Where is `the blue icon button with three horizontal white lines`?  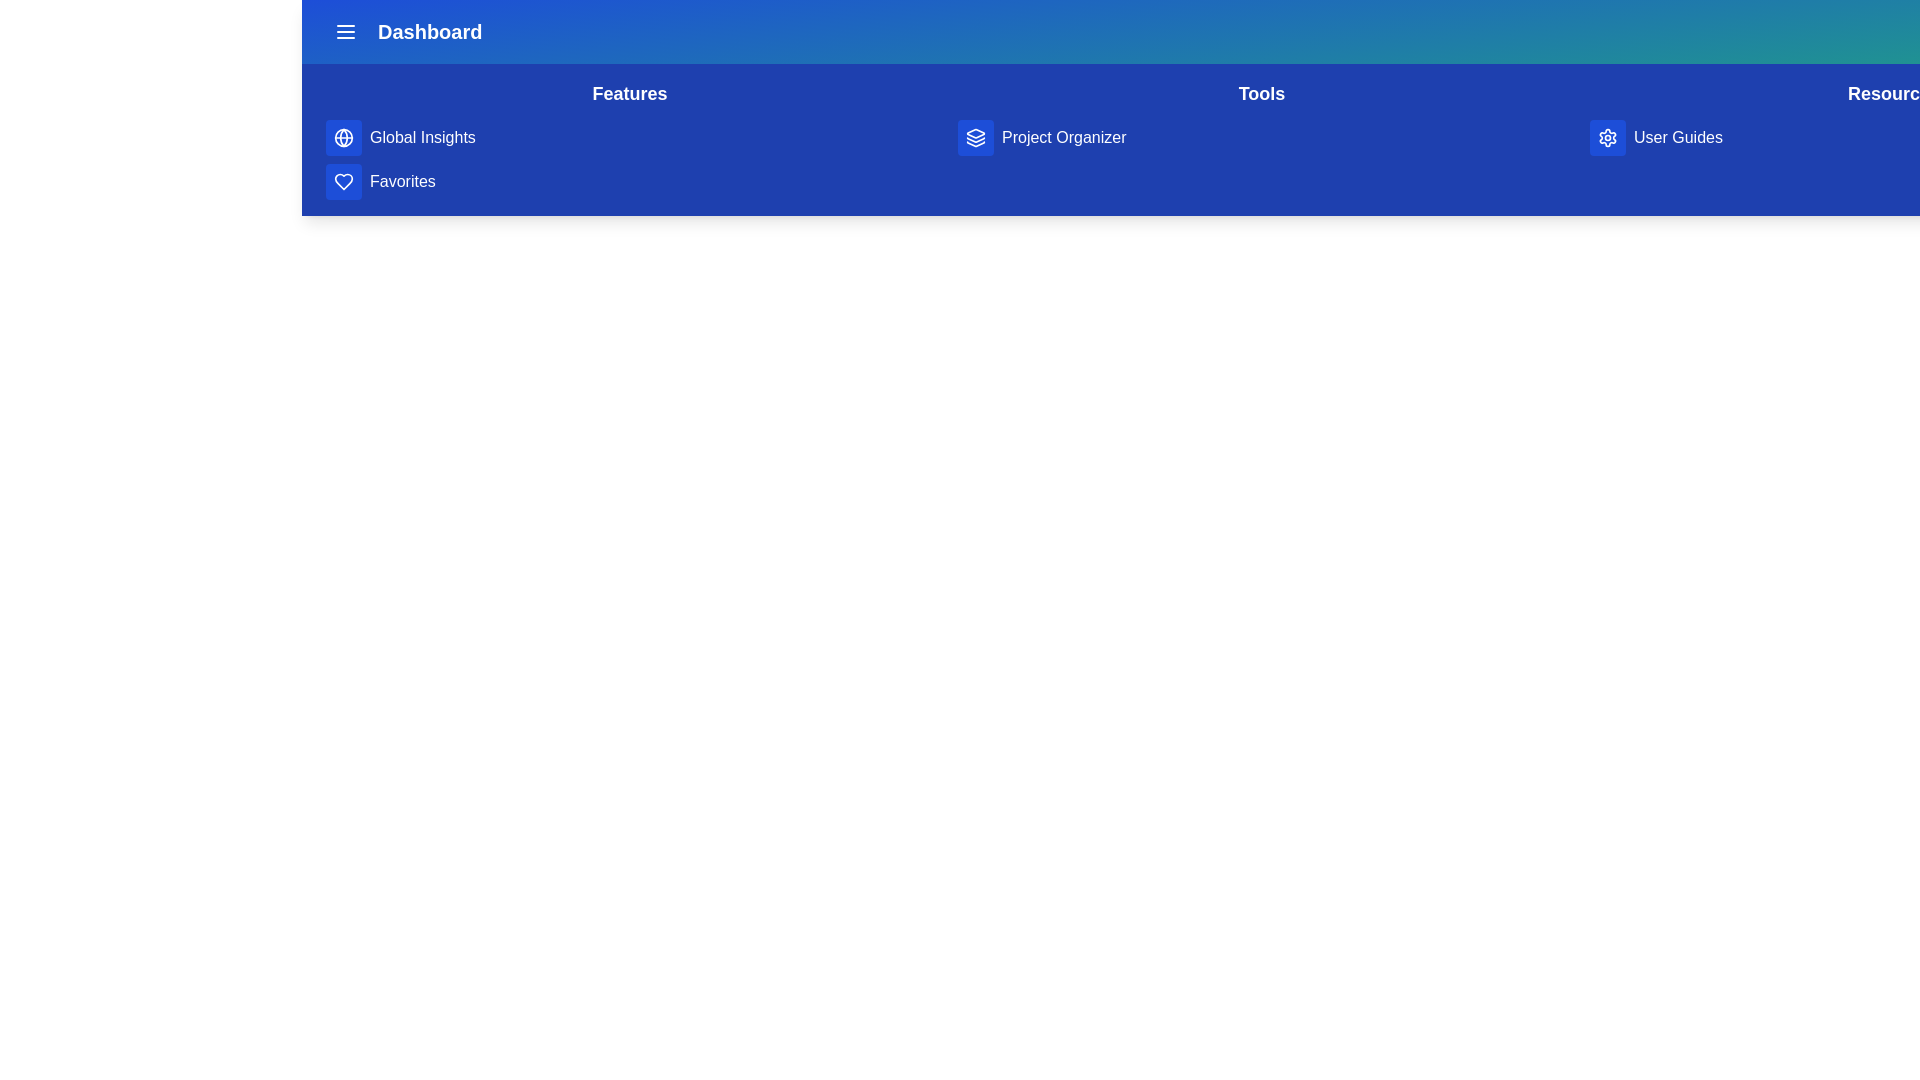
the blue icon button with three horizontal white lines is located at coordinates (345, 31).